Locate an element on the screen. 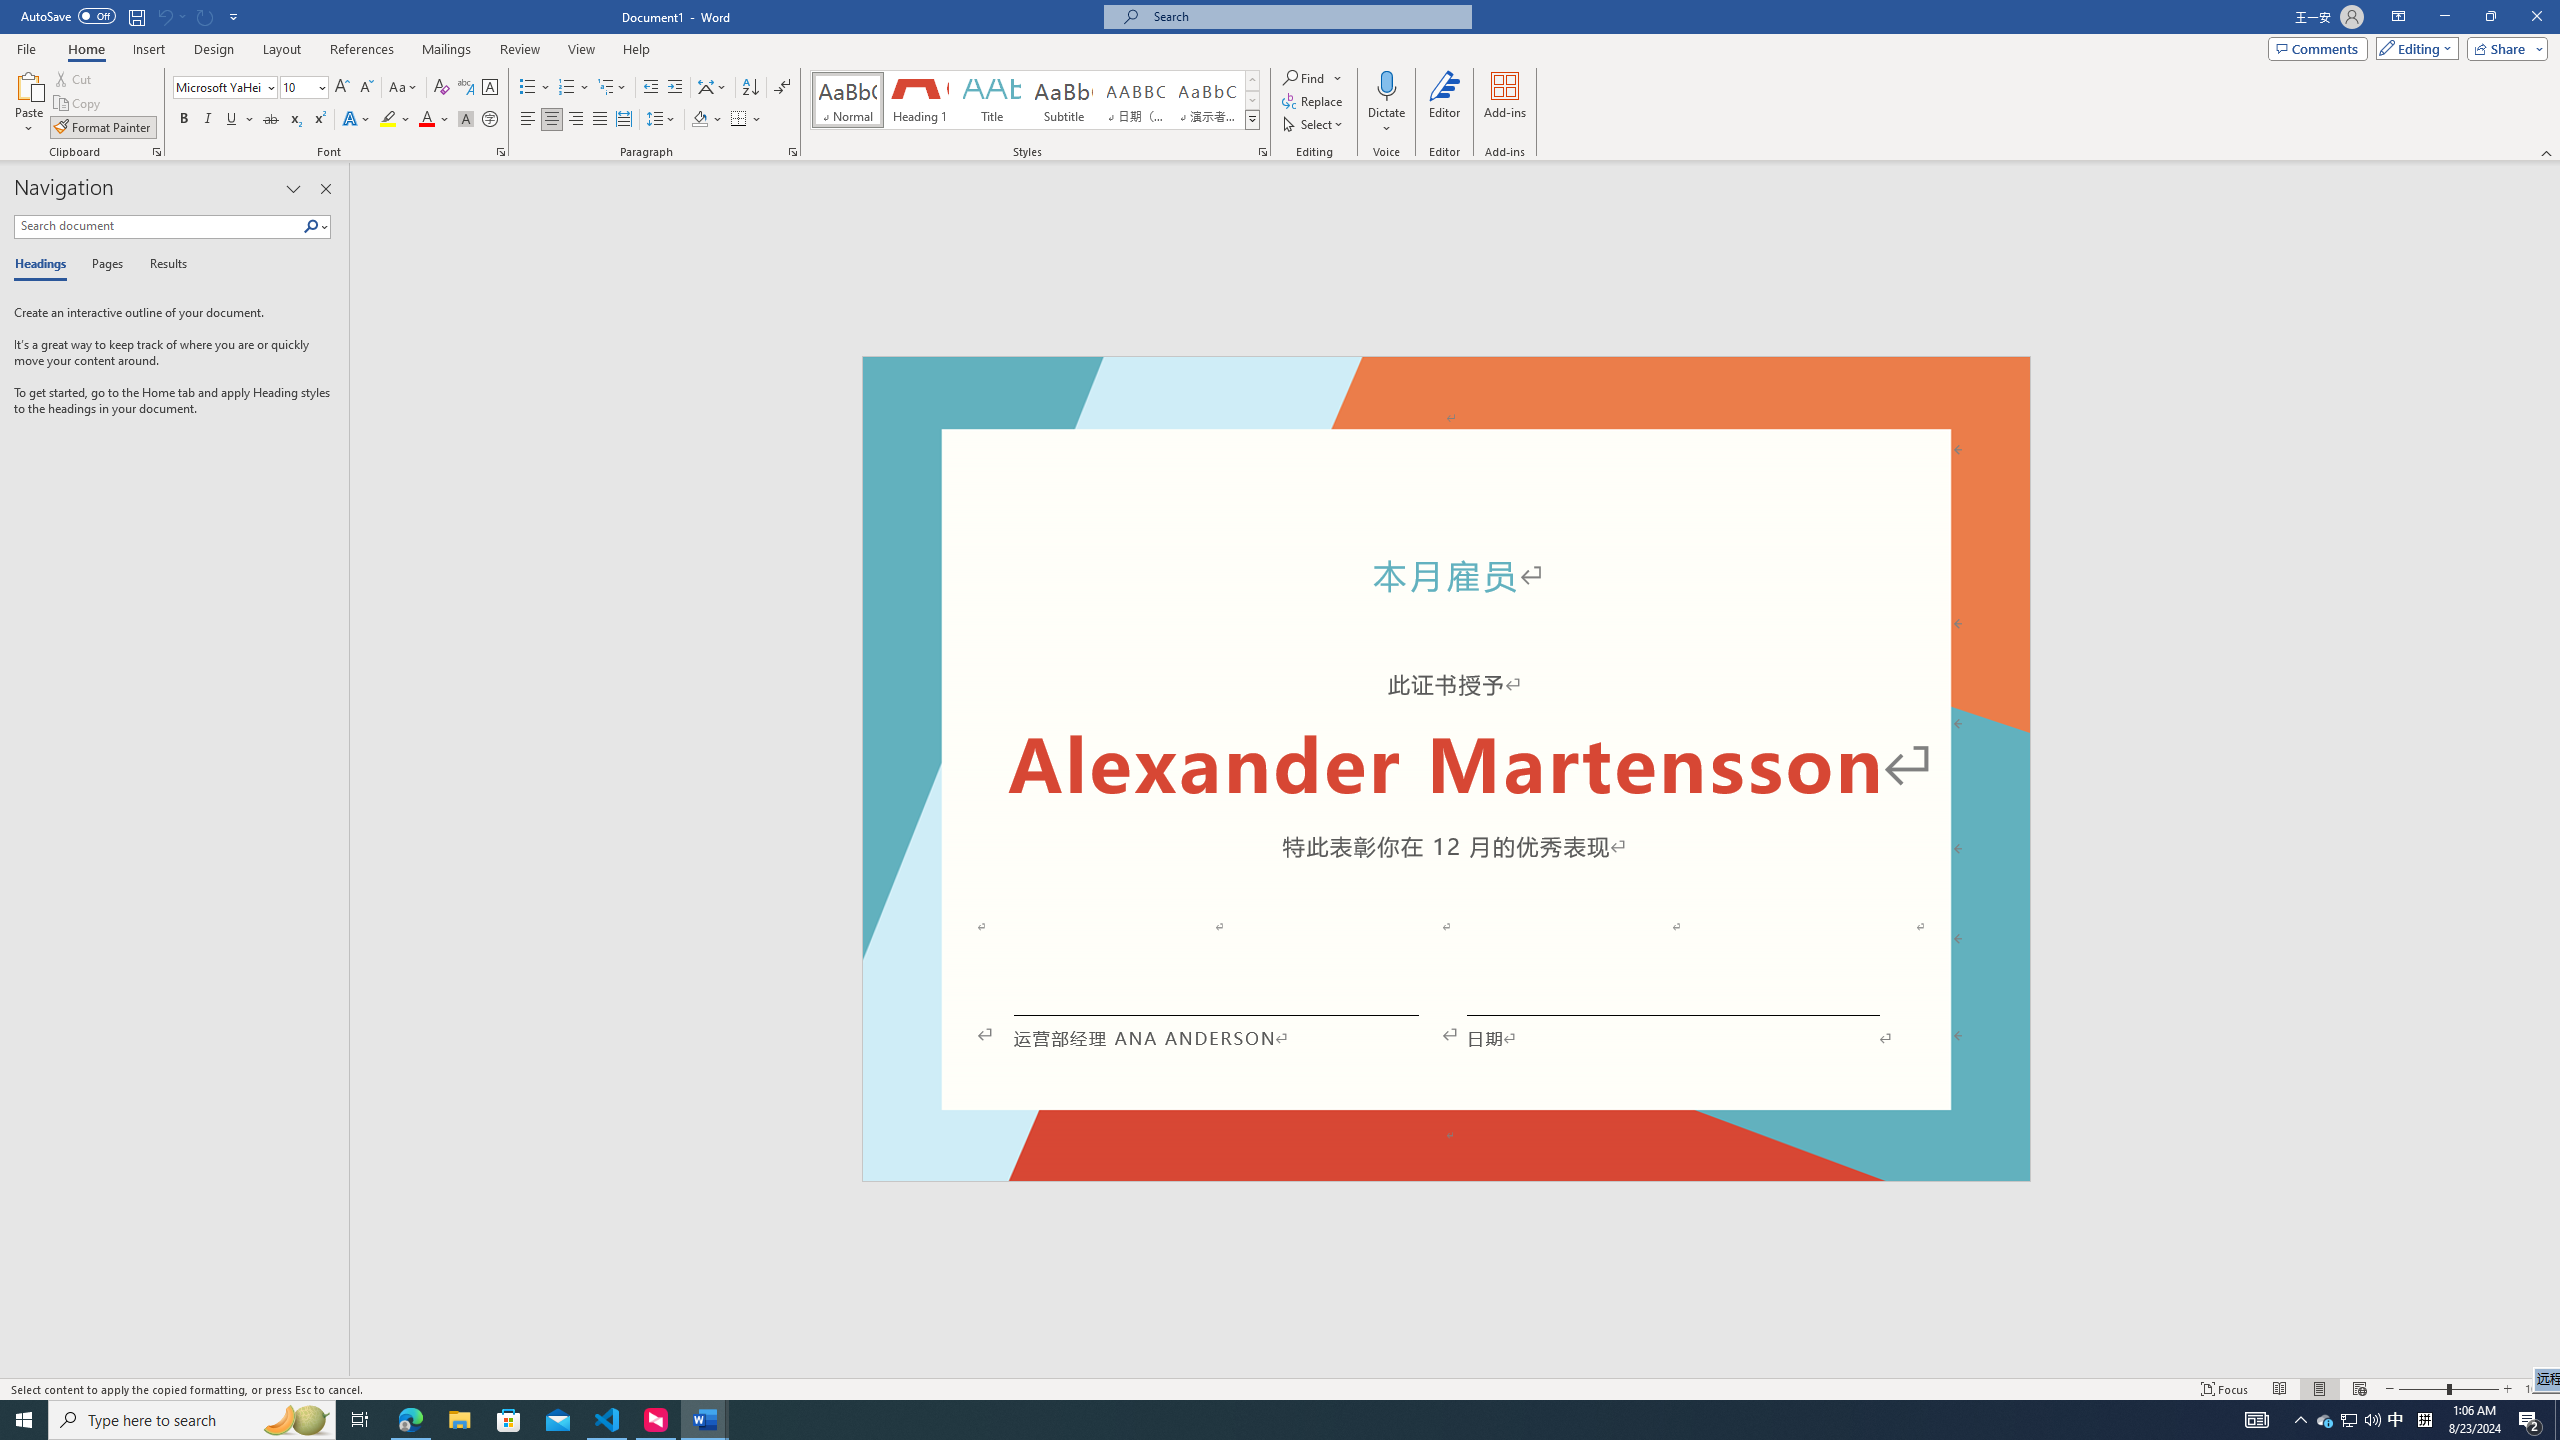 Image resolution: width=2560 pixels, height=1440 pixels. 'Decrease Indent' is located at coordinates (651, 87).